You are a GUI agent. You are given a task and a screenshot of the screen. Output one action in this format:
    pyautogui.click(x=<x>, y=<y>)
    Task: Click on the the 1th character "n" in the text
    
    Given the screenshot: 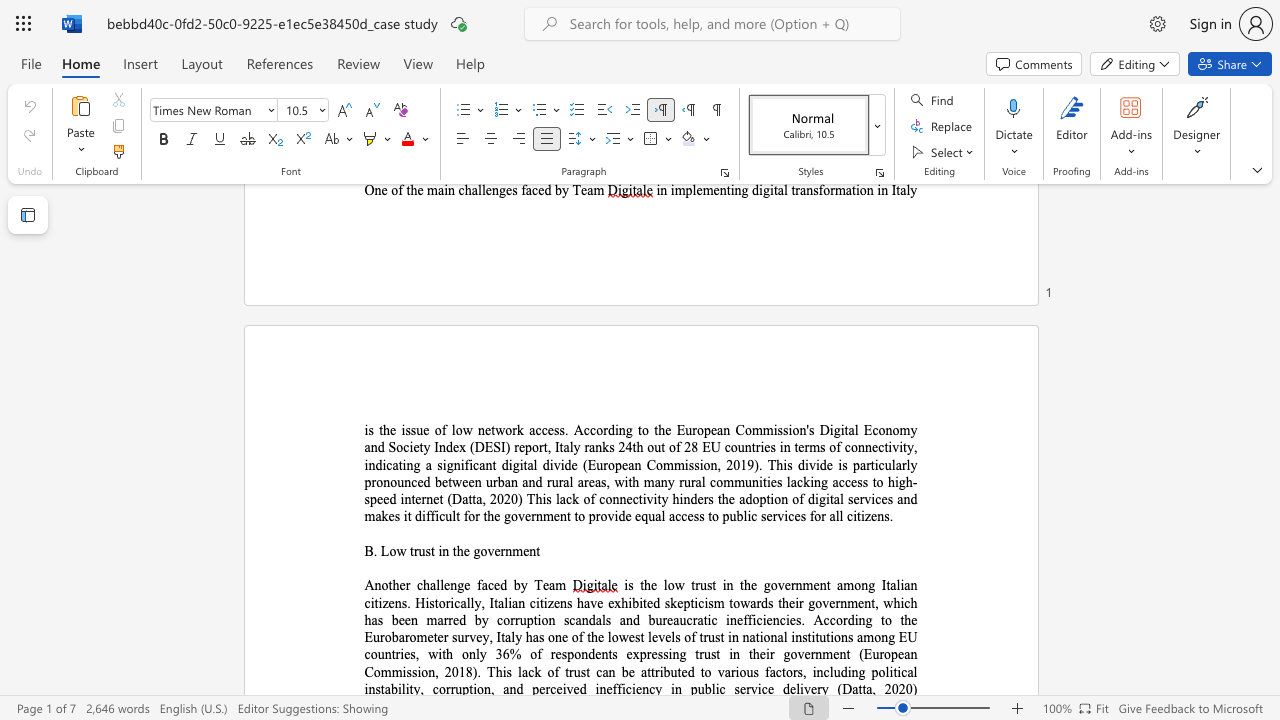 What is the action you would take?
    pyautogui.click(x=481, y=429)
    